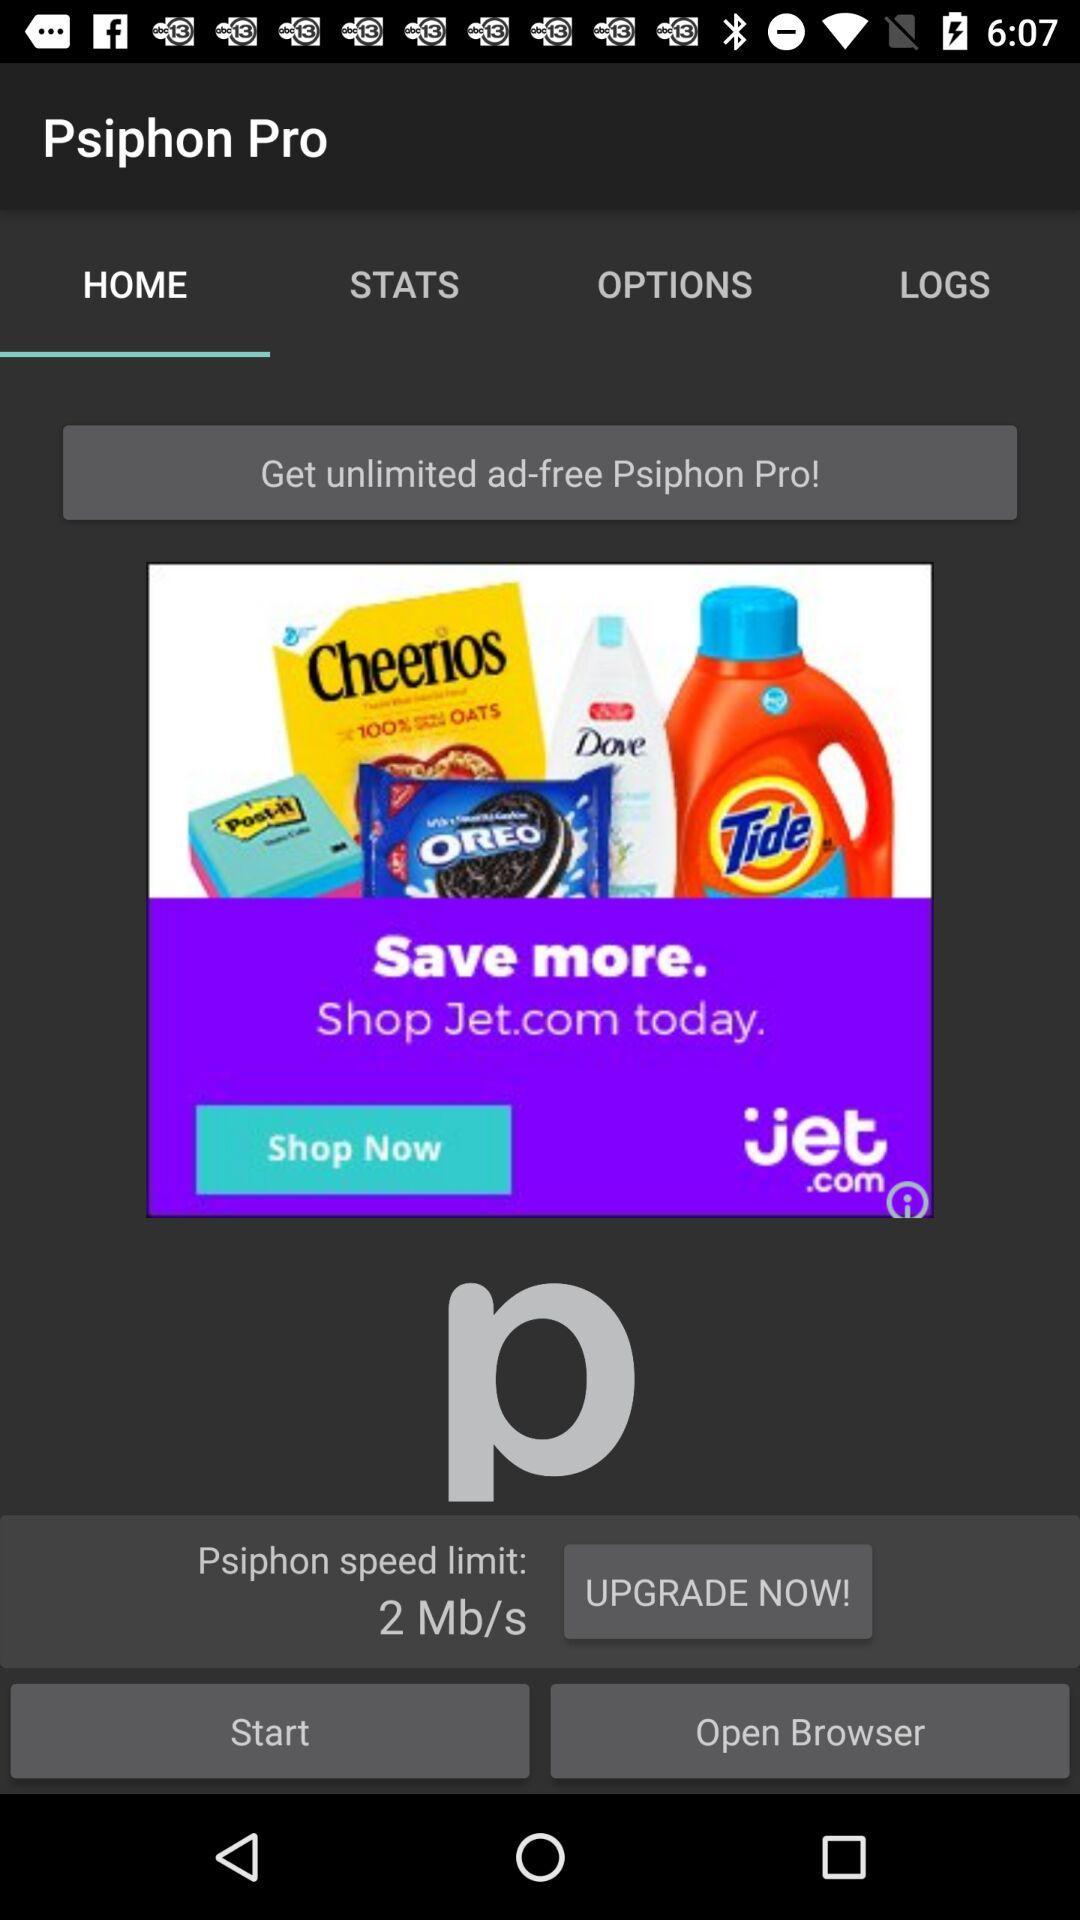  I want to click on the icon open browser, so click(810, 1730).